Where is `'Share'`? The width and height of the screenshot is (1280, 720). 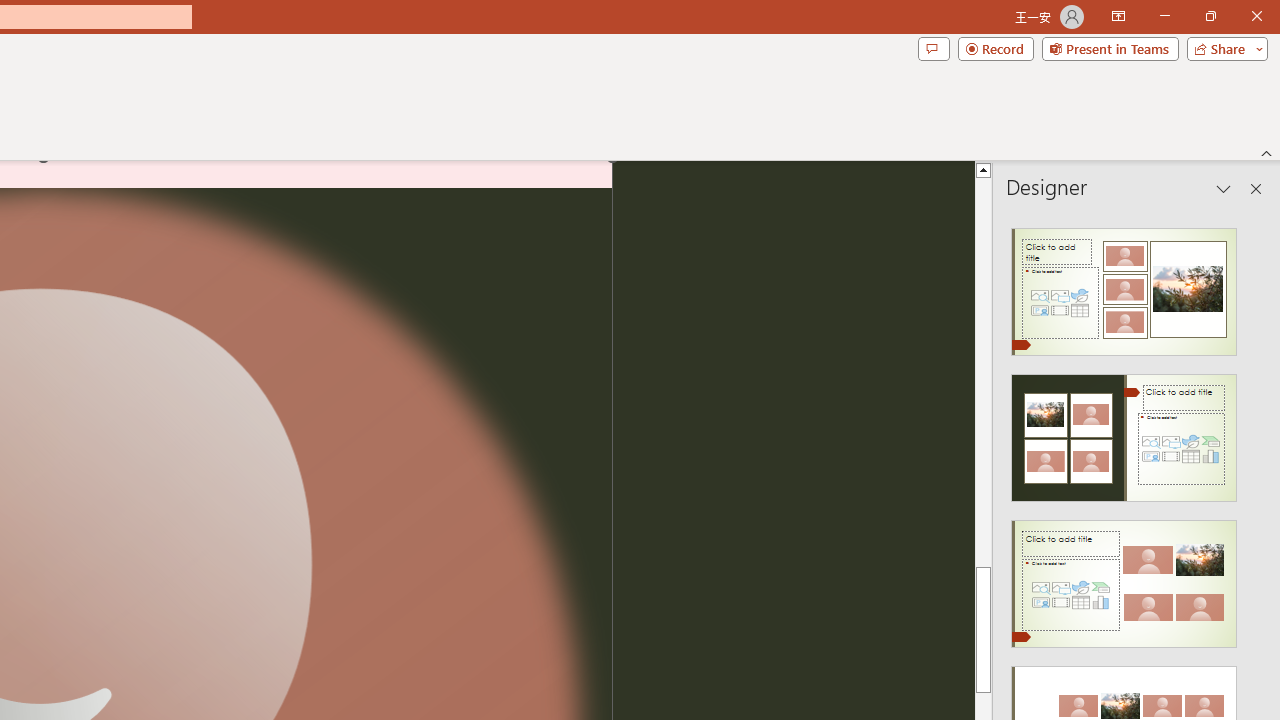
'Share' is located at coordinates (1222, 47).